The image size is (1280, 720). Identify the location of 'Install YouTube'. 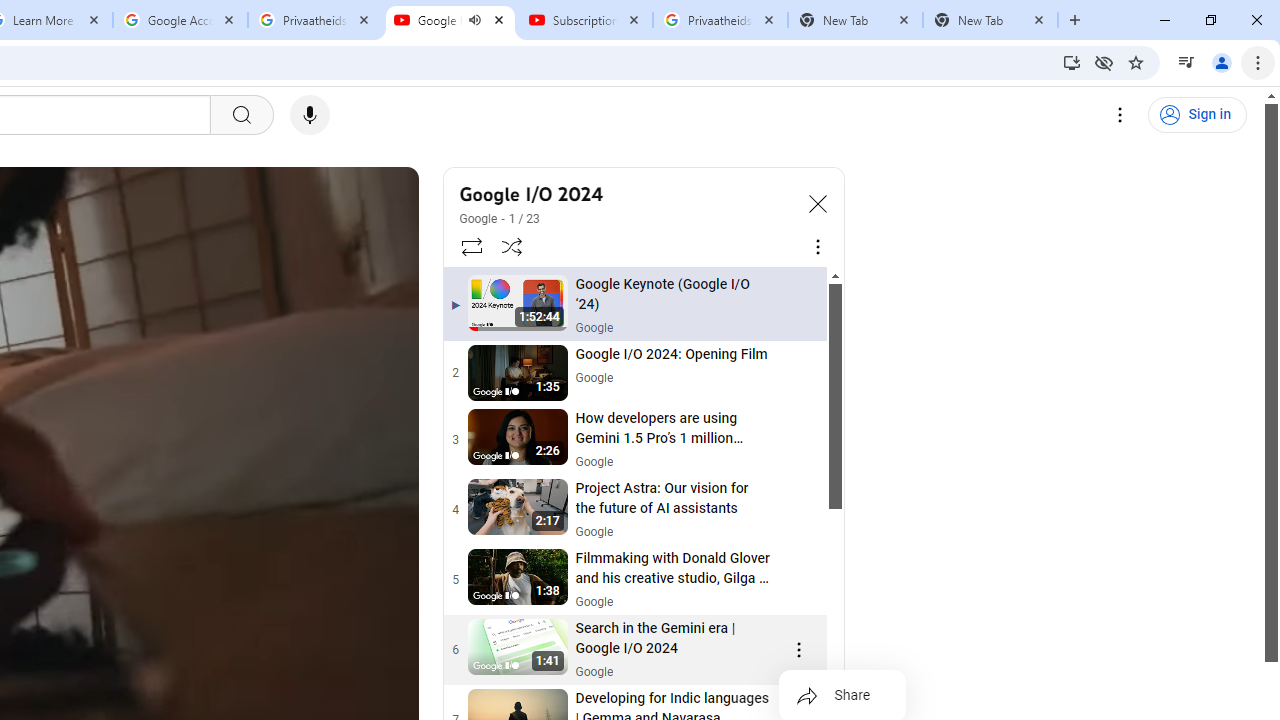
(1071, 61).